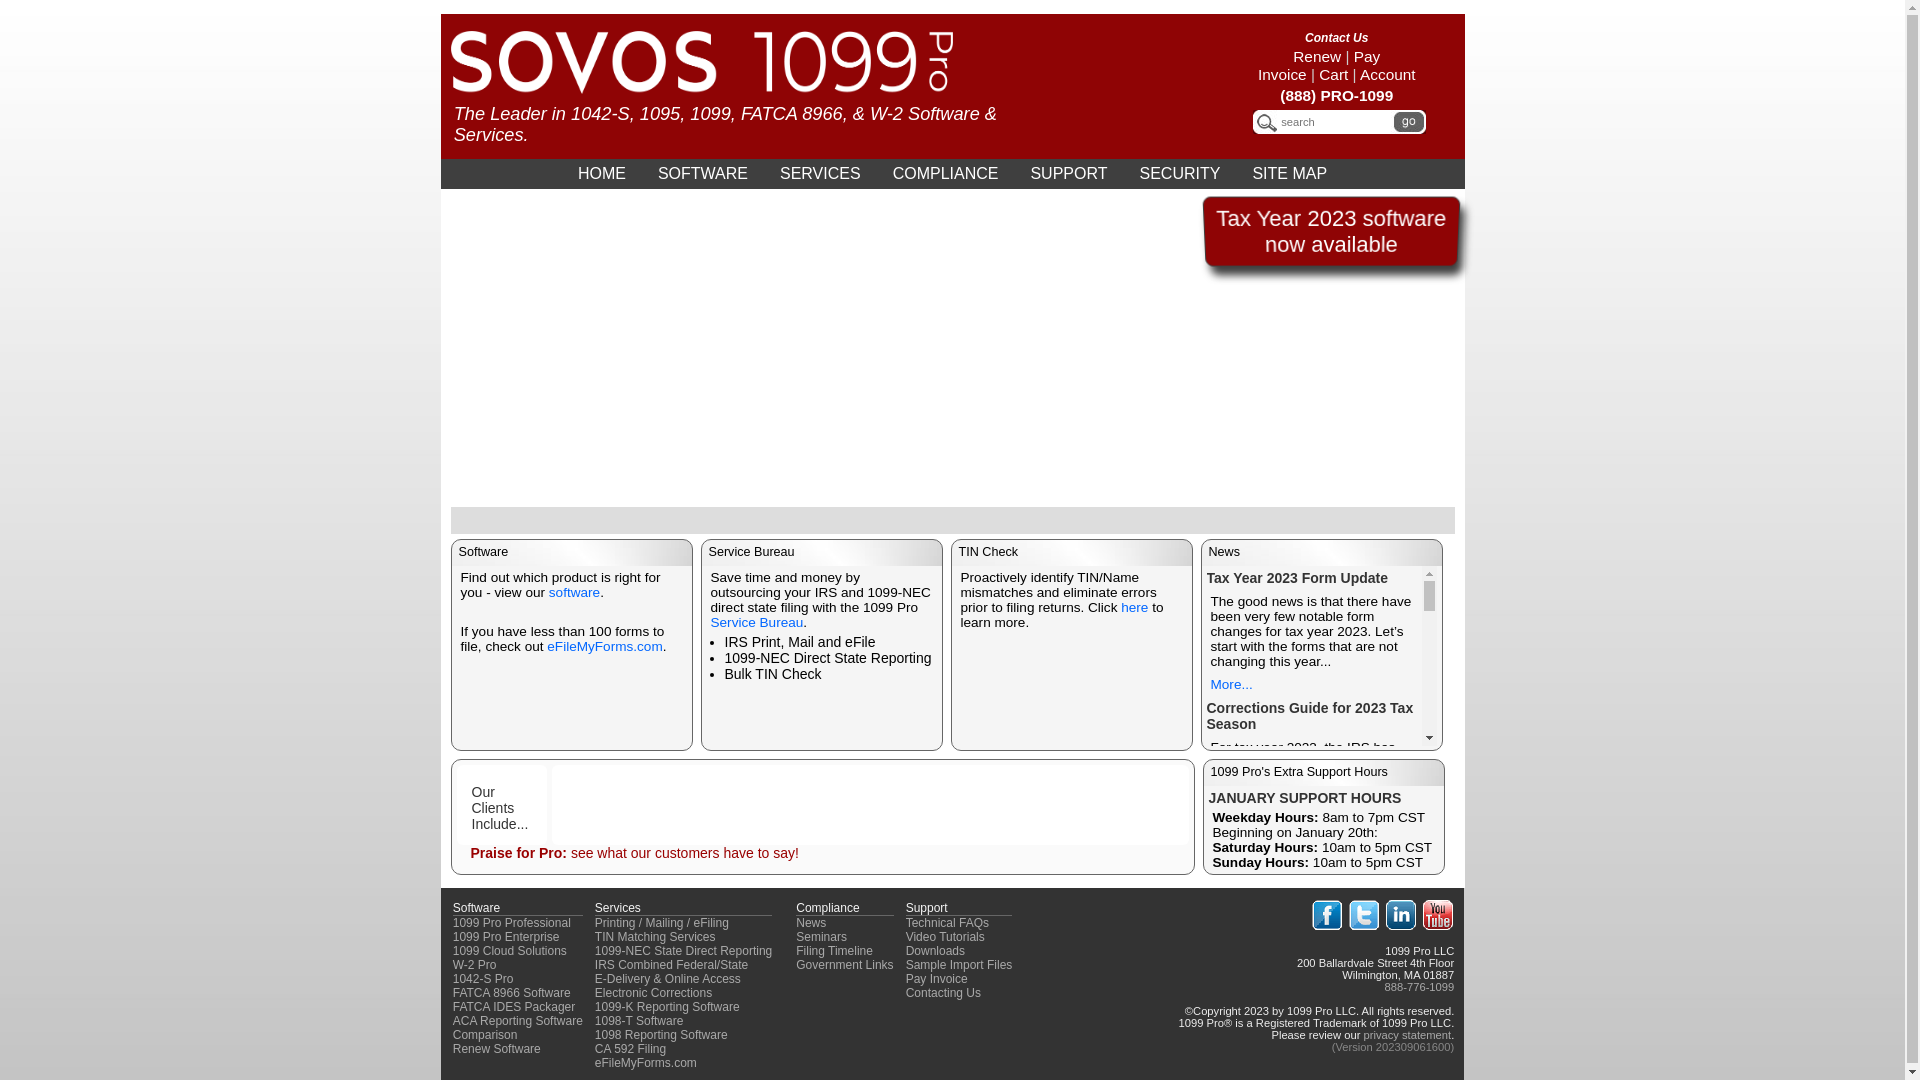 This screenshot has height=1080, width=1920. I want to click on 'HOME', so click(600, 172).